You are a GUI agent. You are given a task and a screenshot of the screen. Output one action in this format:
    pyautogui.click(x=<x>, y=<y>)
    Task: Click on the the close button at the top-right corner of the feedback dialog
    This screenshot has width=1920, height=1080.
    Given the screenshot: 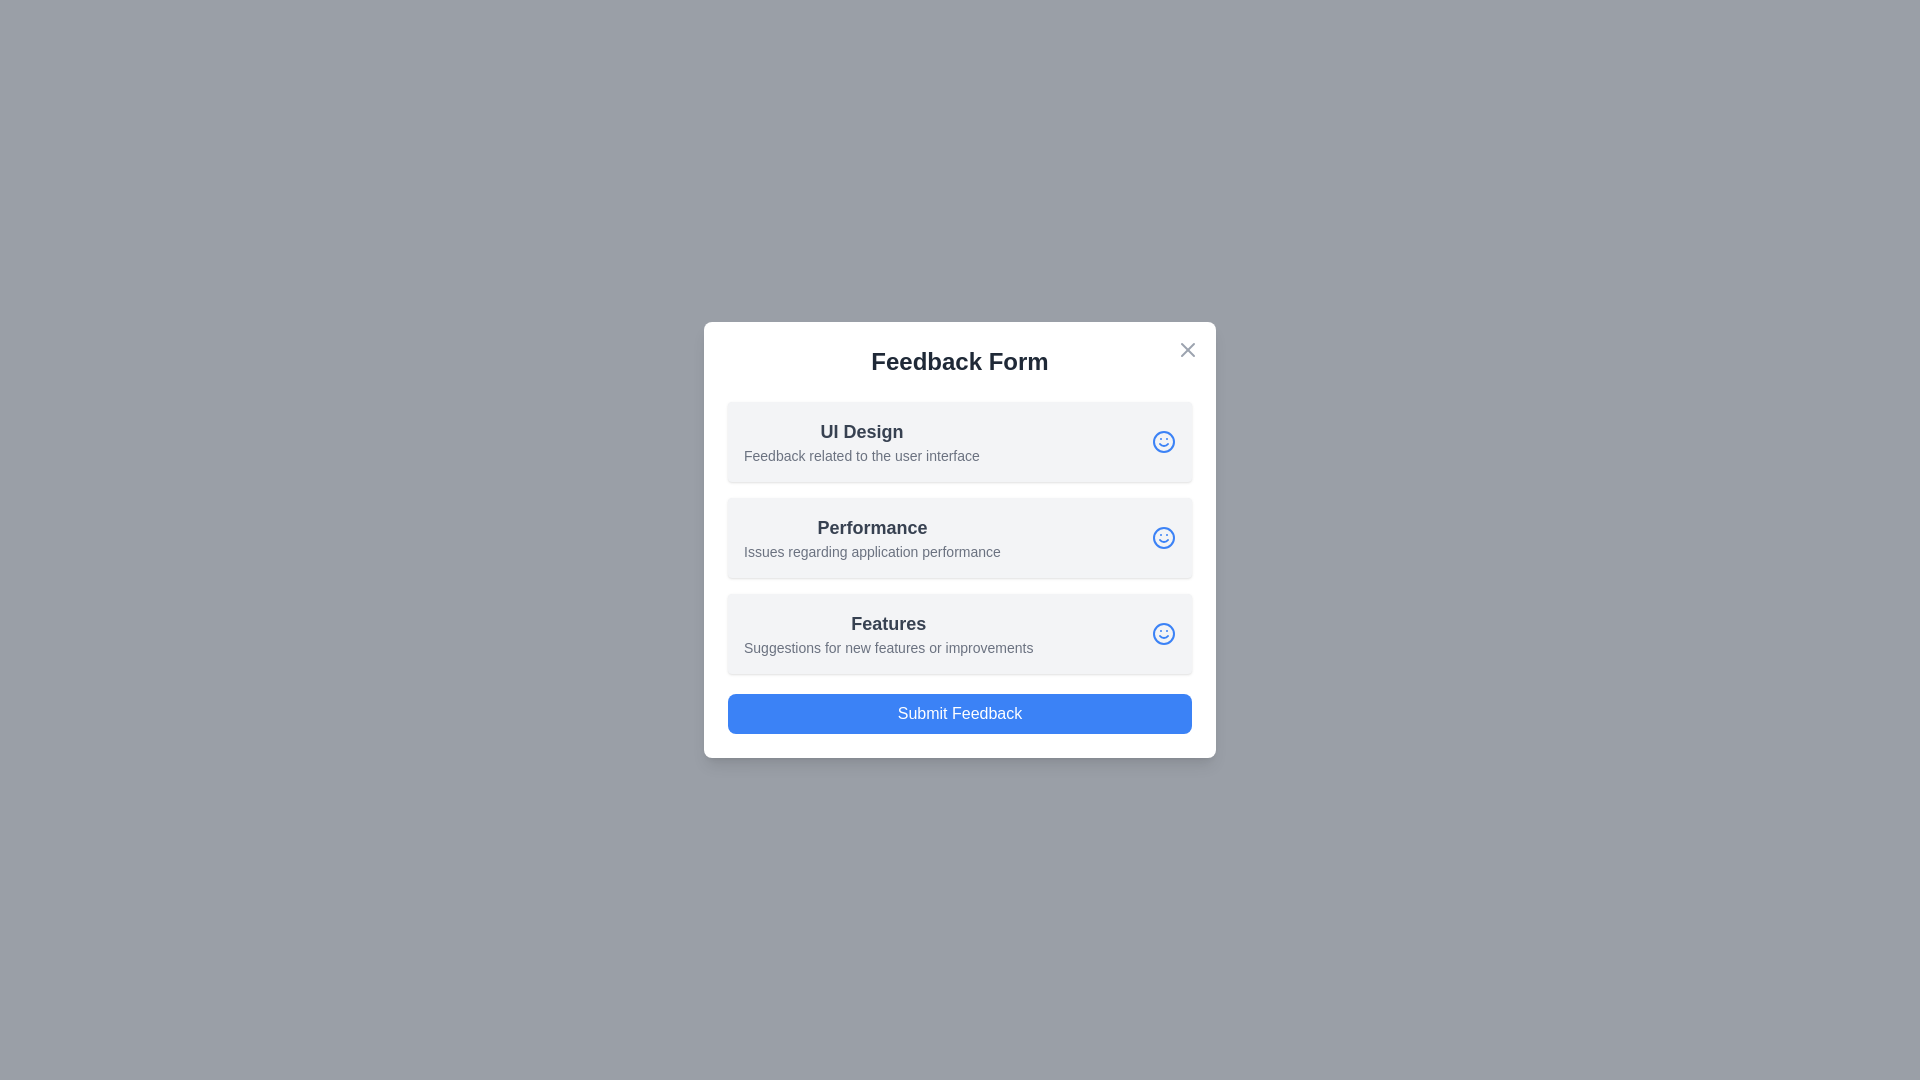 What is the action you would take?
    pyautogui.click(x=1188, y=349)
    